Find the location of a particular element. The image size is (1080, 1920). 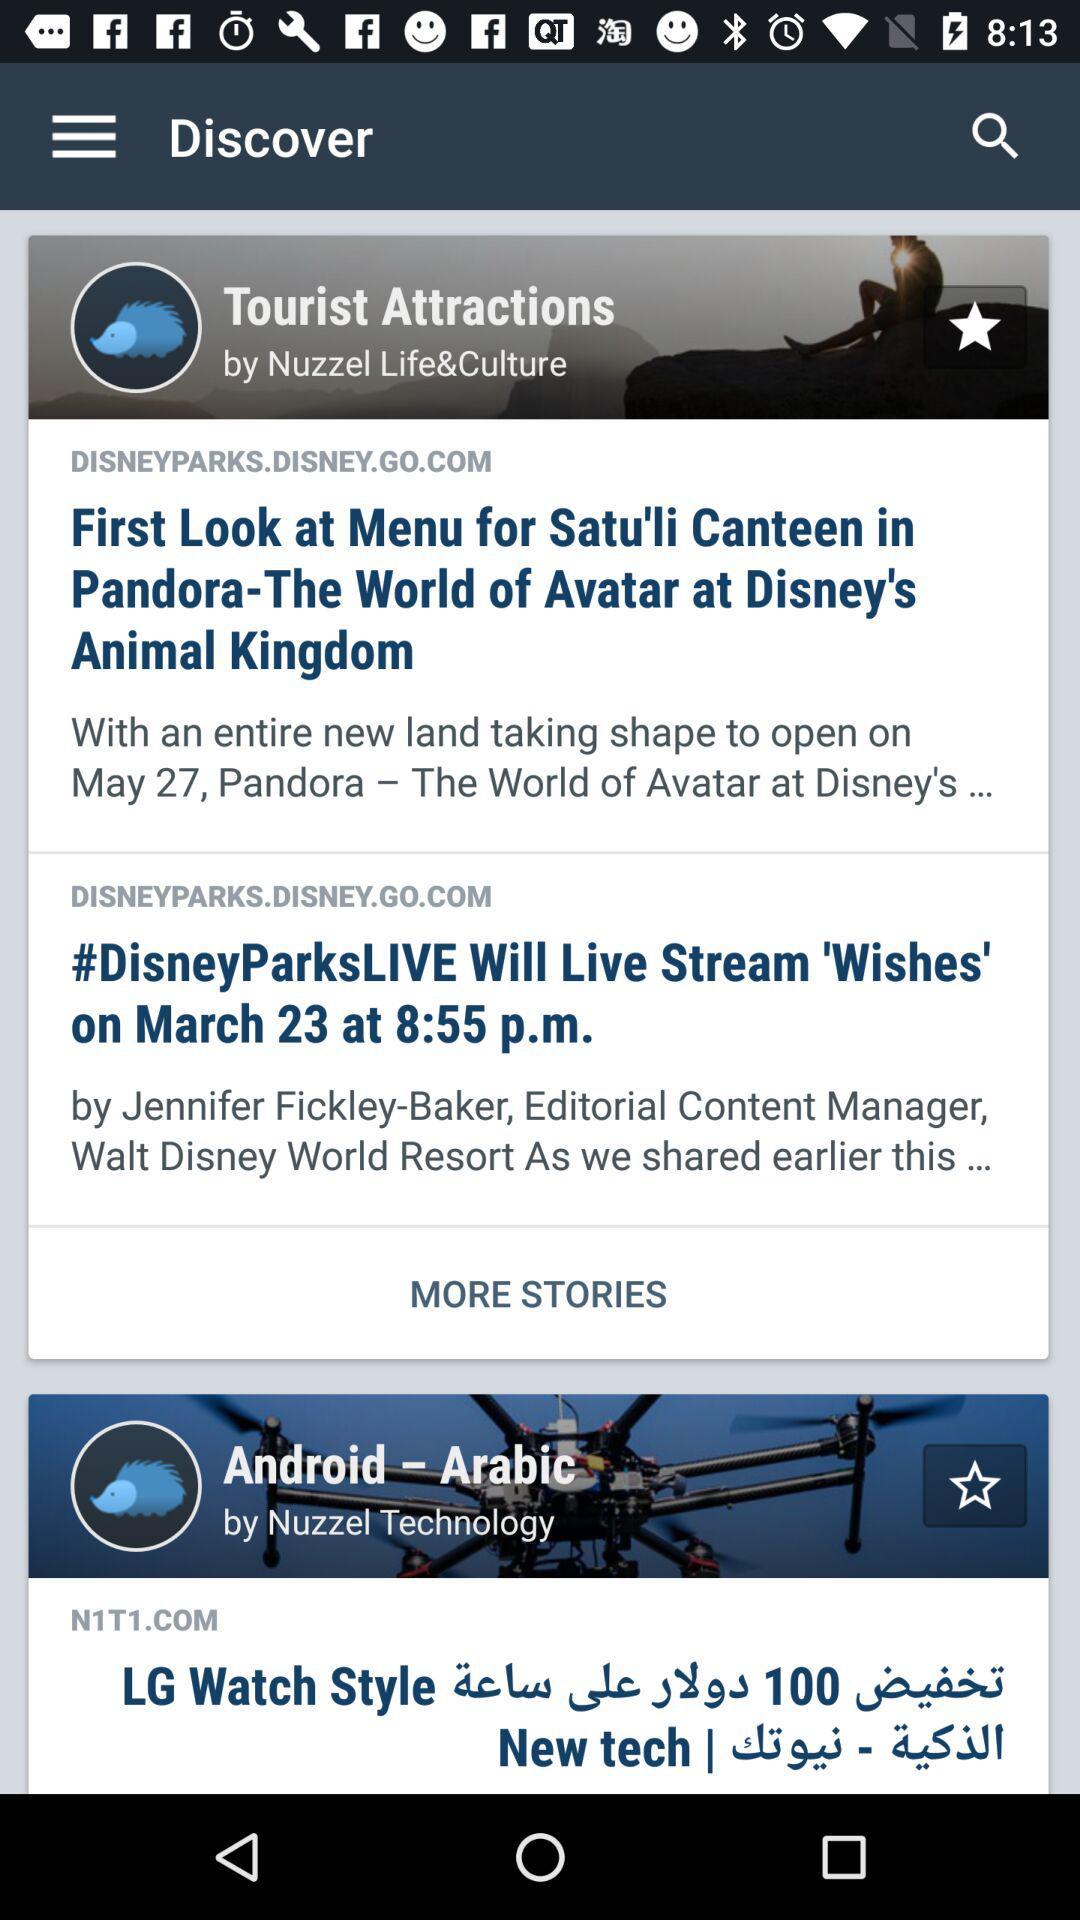

click for menu is located at coordinates (104, 135).